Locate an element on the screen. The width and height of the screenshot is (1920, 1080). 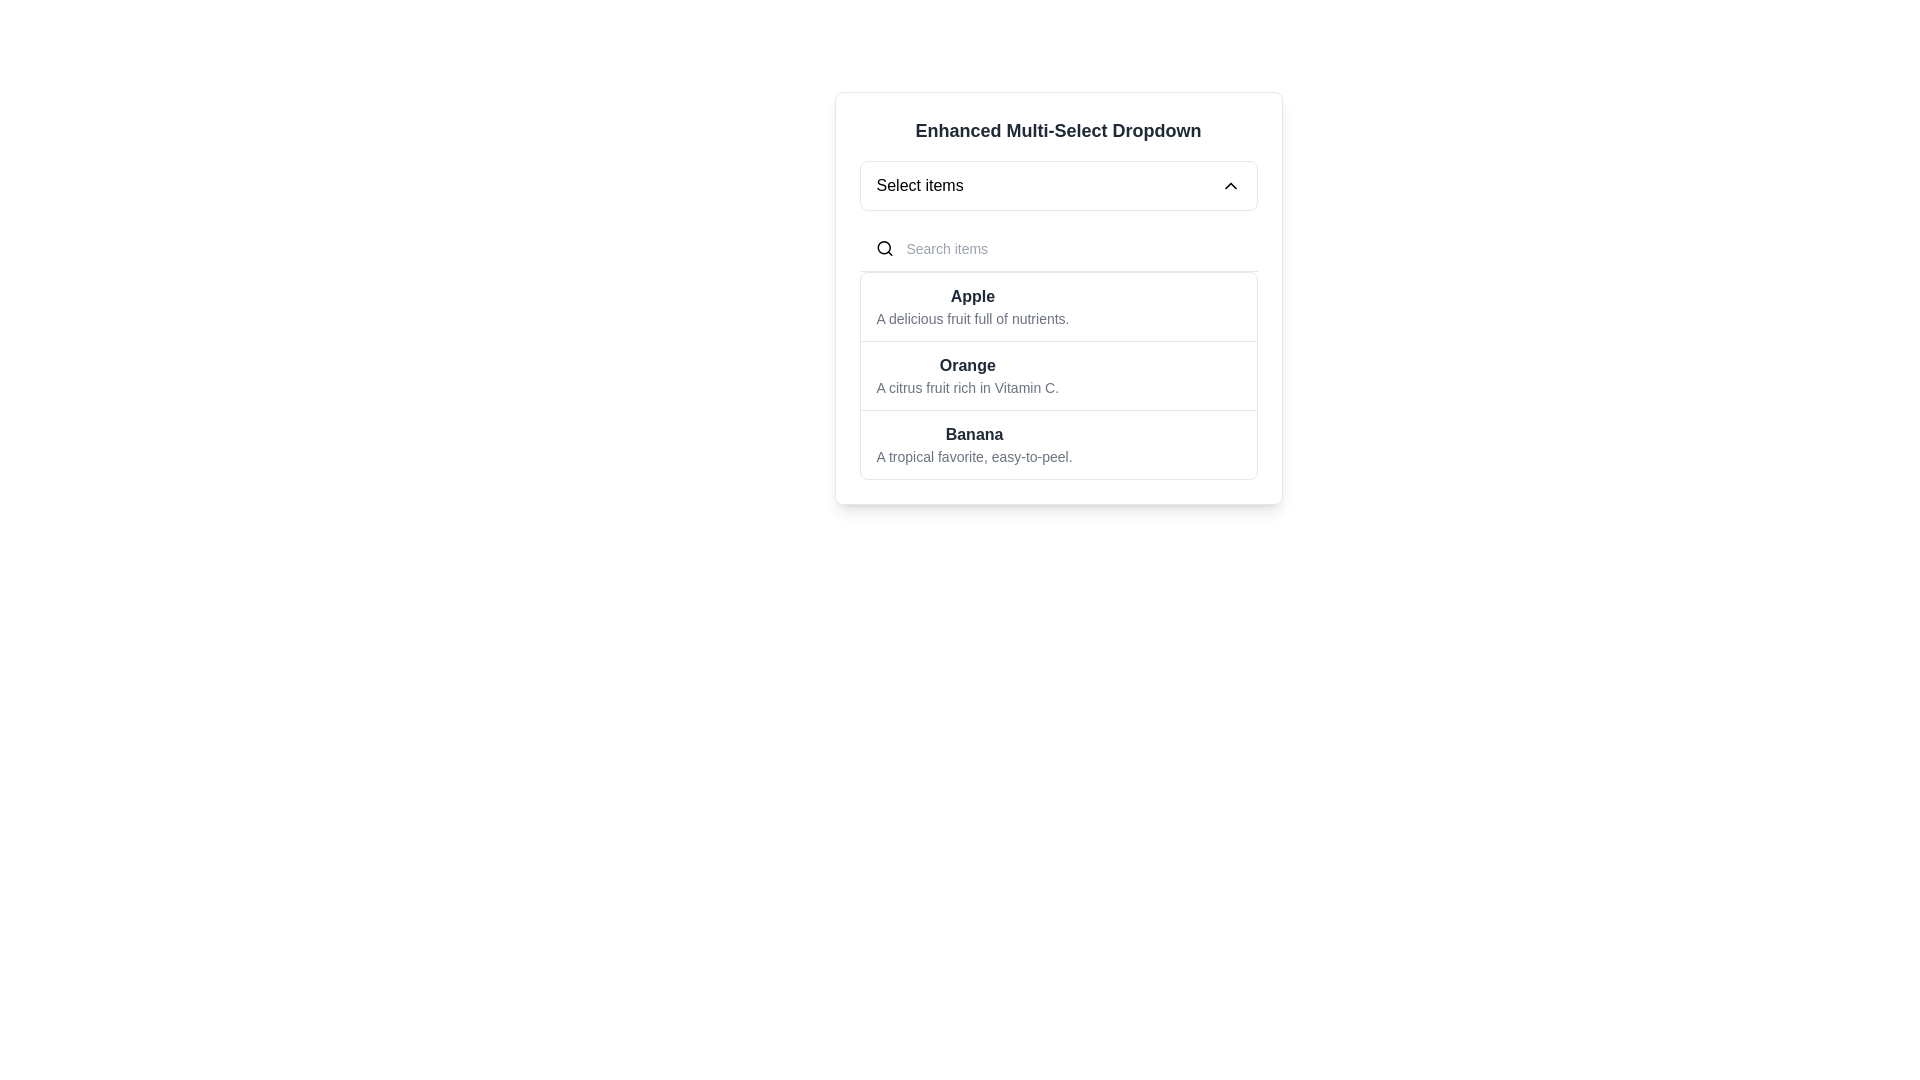
the item in the dropdown list of selectable options located below the search bar is located at coordinates (1057, 352).